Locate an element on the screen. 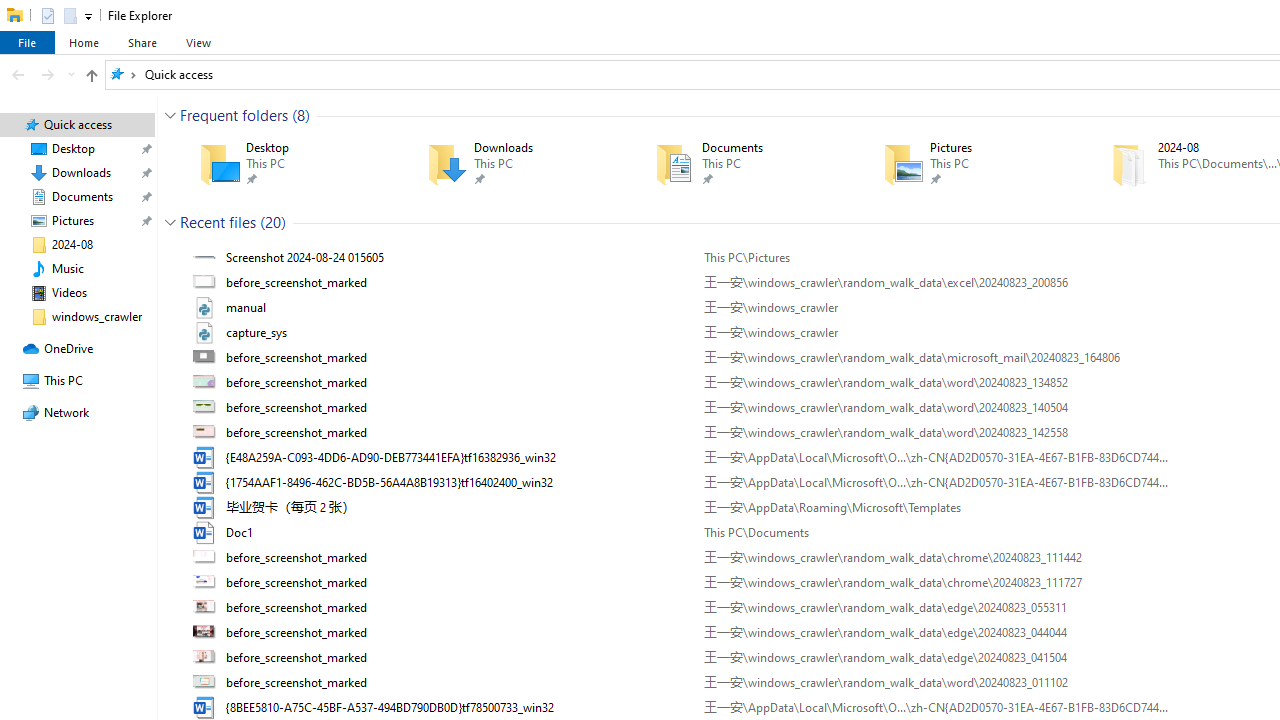  'Quick Access Toolbar' is located at coordinates (58, 16).